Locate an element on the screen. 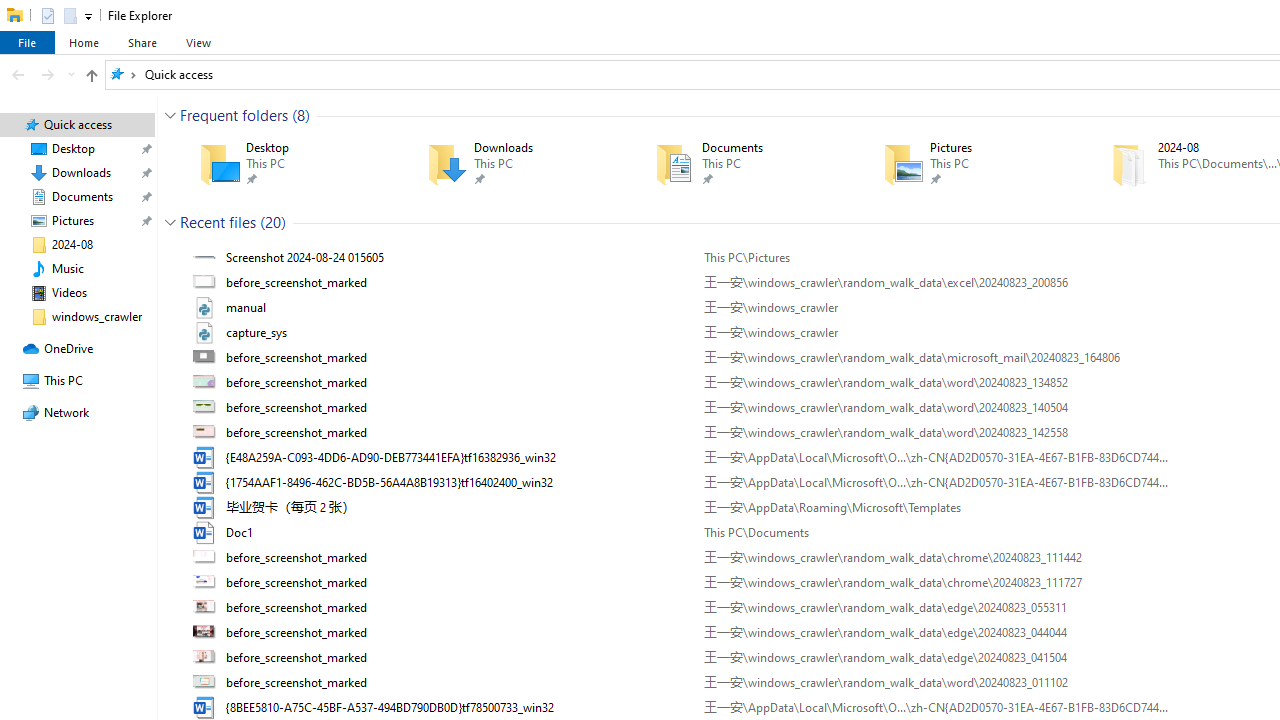  'Quick Access Toolbar' is located at coordinates (58, 16).